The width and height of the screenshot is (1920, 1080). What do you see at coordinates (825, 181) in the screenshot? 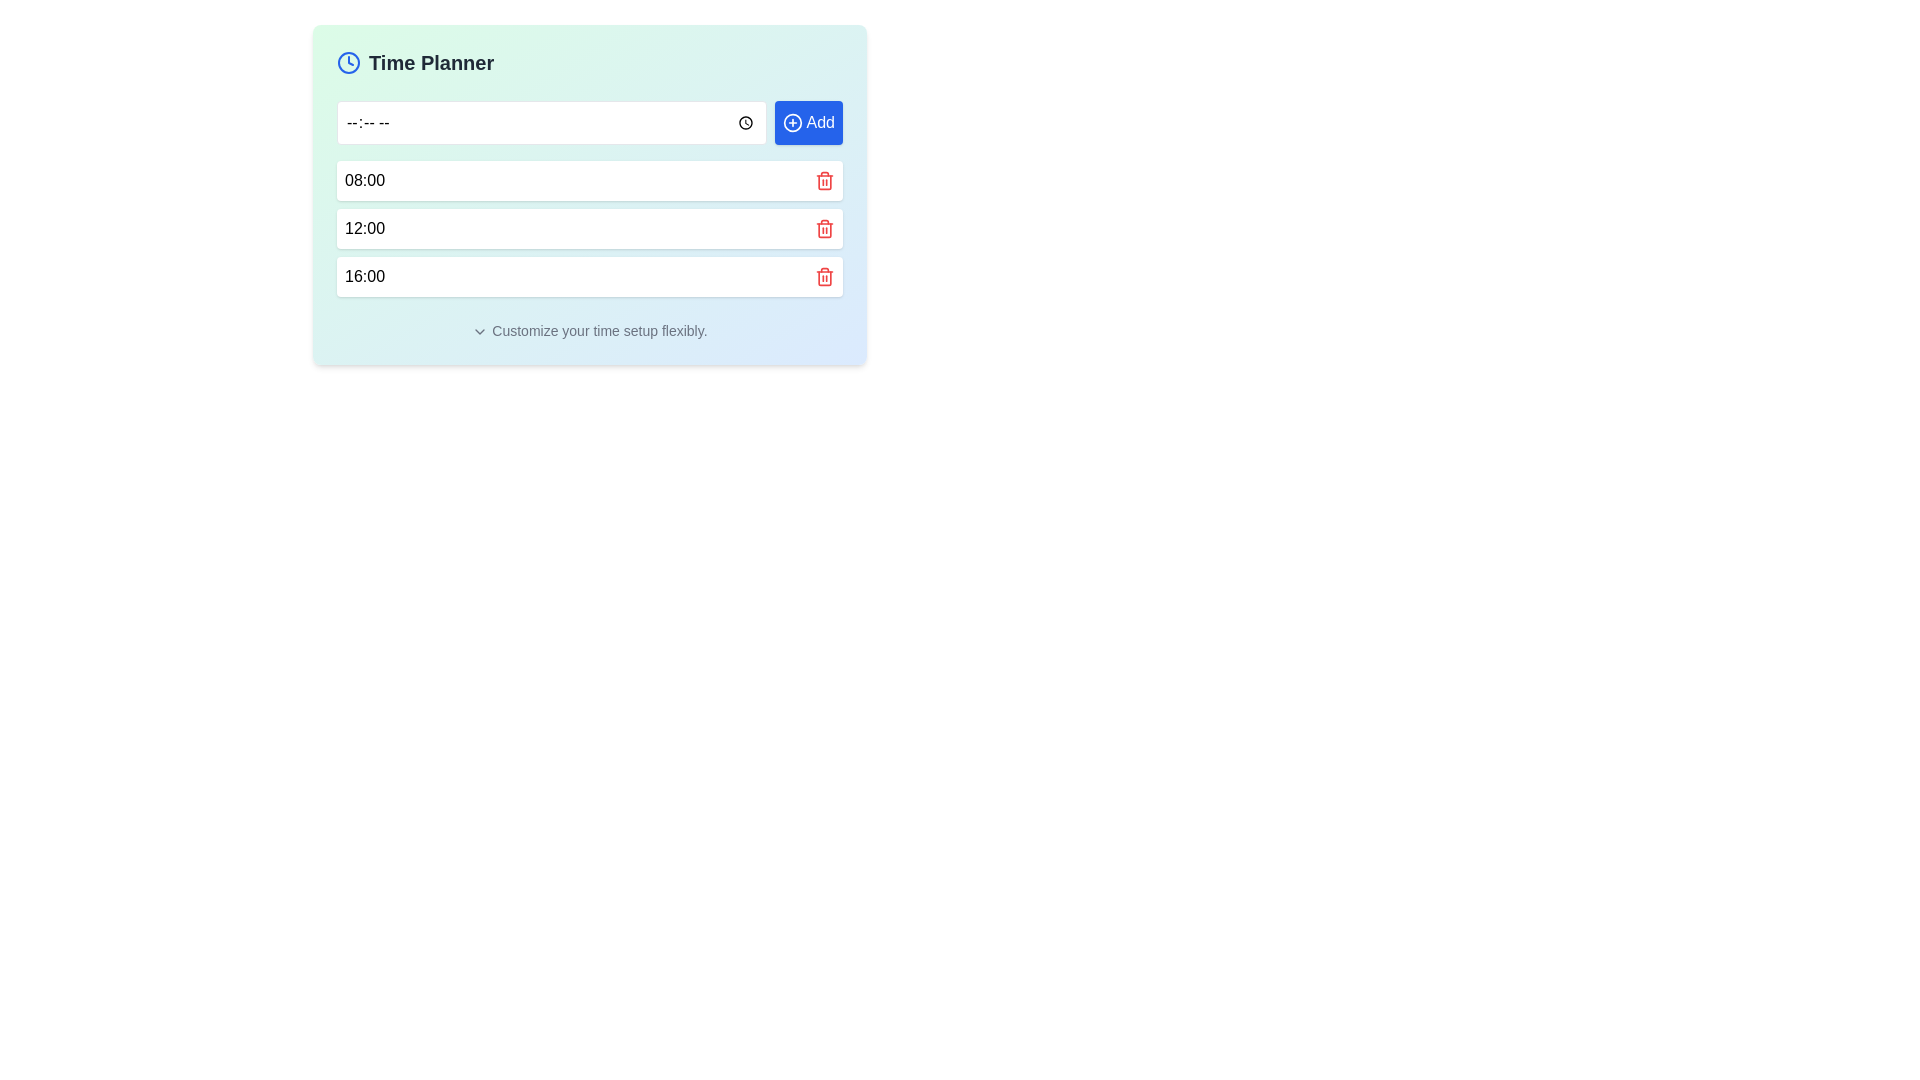
I see `the central body of the trash icon, which is a trapezoid-like outline with rounded corners, located to the right of each time entry row, to trigger tooltip or visual feedback` at bounding box center [825, 181].